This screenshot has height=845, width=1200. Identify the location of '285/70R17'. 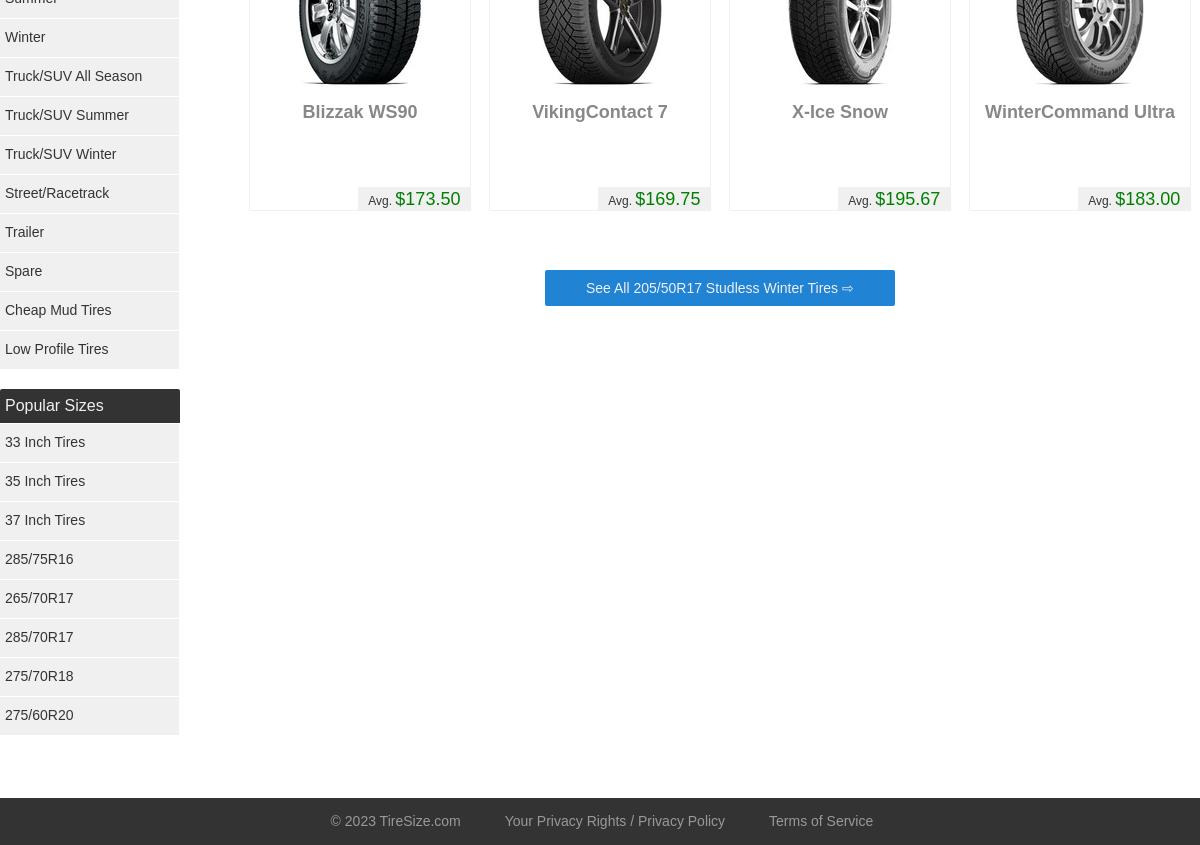
(39, 636).